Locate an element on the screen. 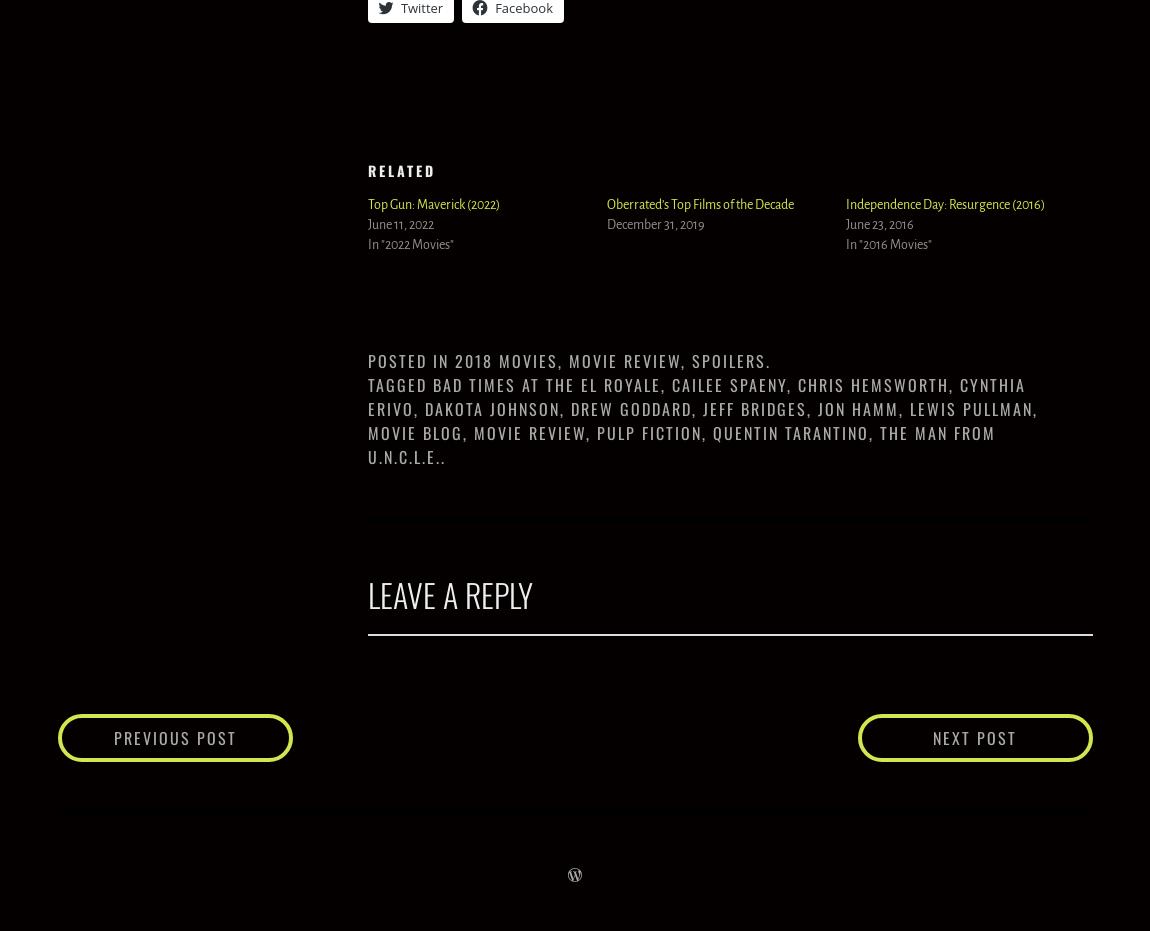  'Tagged' is located at coordinates (400, 384).